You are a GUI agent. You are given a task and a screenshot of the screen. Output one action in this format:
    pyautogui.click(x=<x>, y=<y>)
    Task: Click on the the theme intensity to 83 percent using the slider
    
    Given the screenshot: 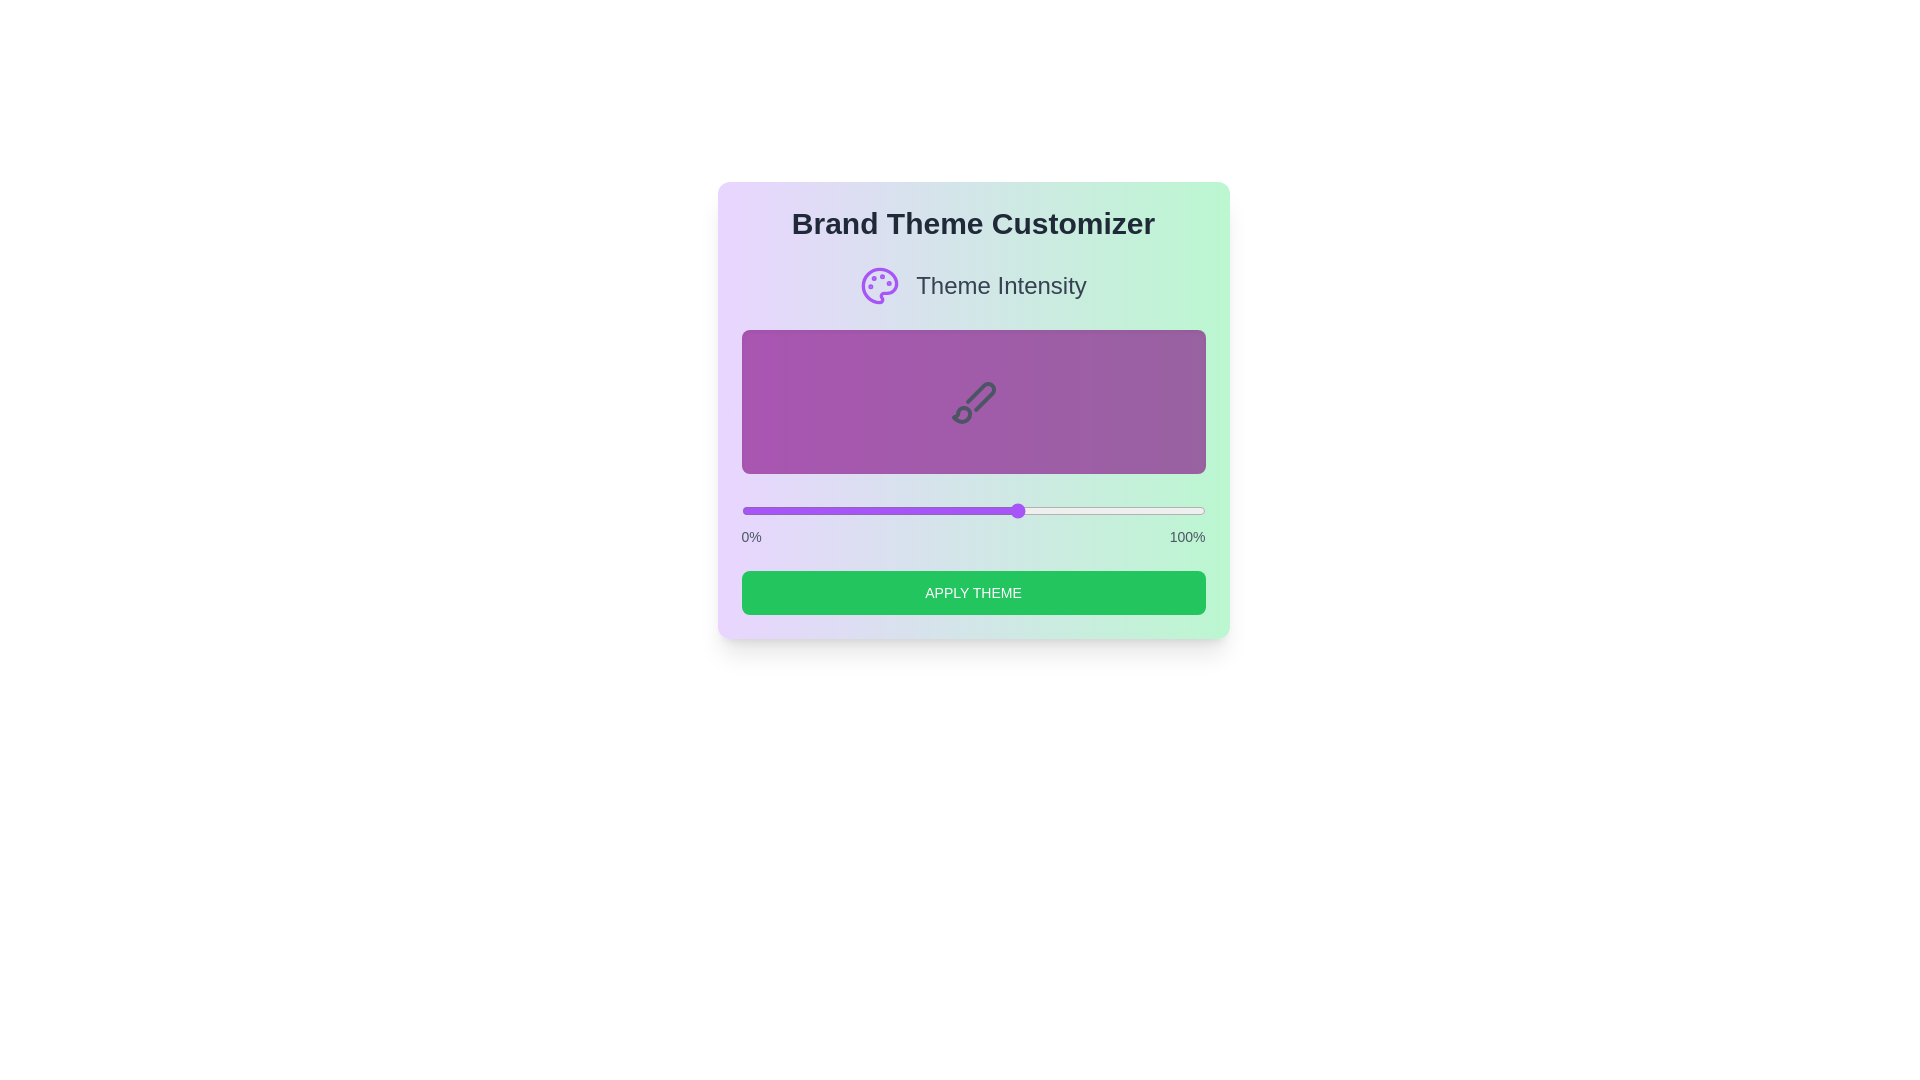 What is the action you would take?
    pyautogui.click(x=1126, y=509)
    